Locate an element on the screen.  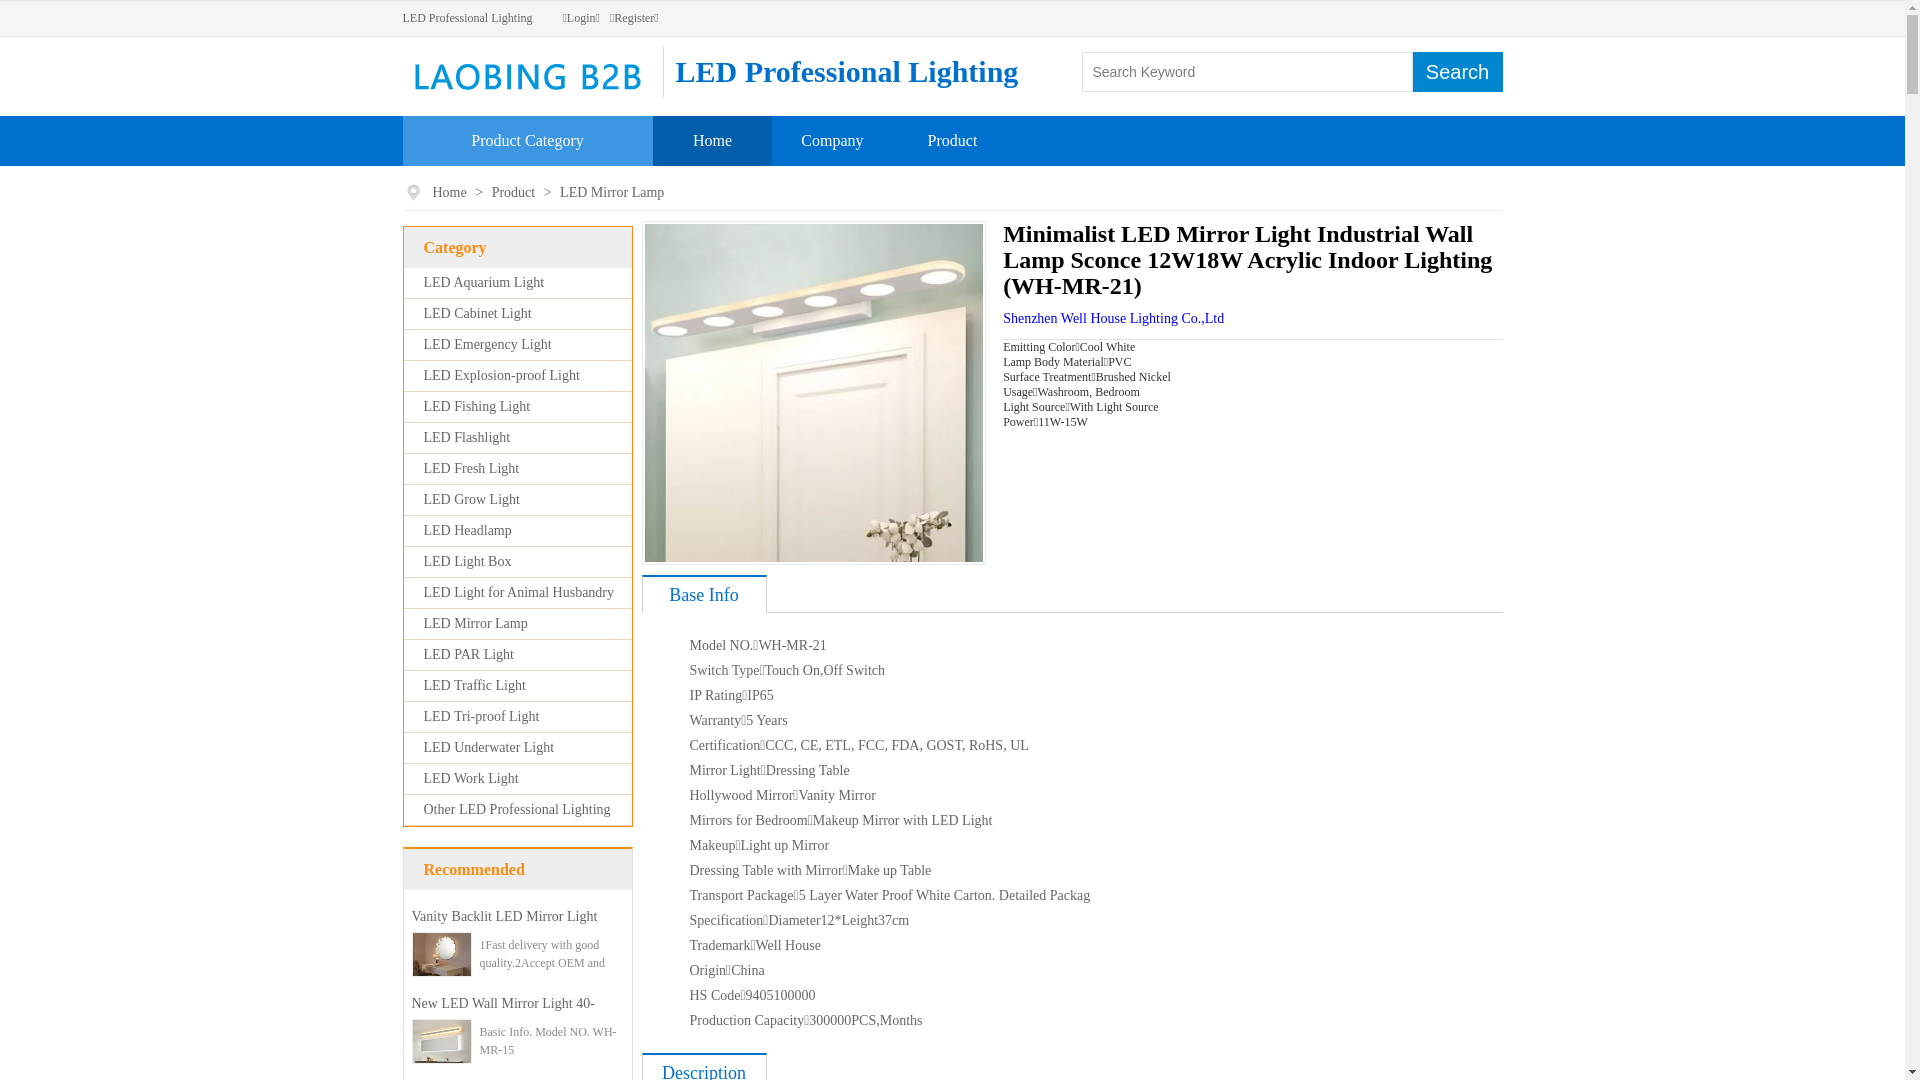
'LED Tri-proof Light' is located at coordinates (422, 715).